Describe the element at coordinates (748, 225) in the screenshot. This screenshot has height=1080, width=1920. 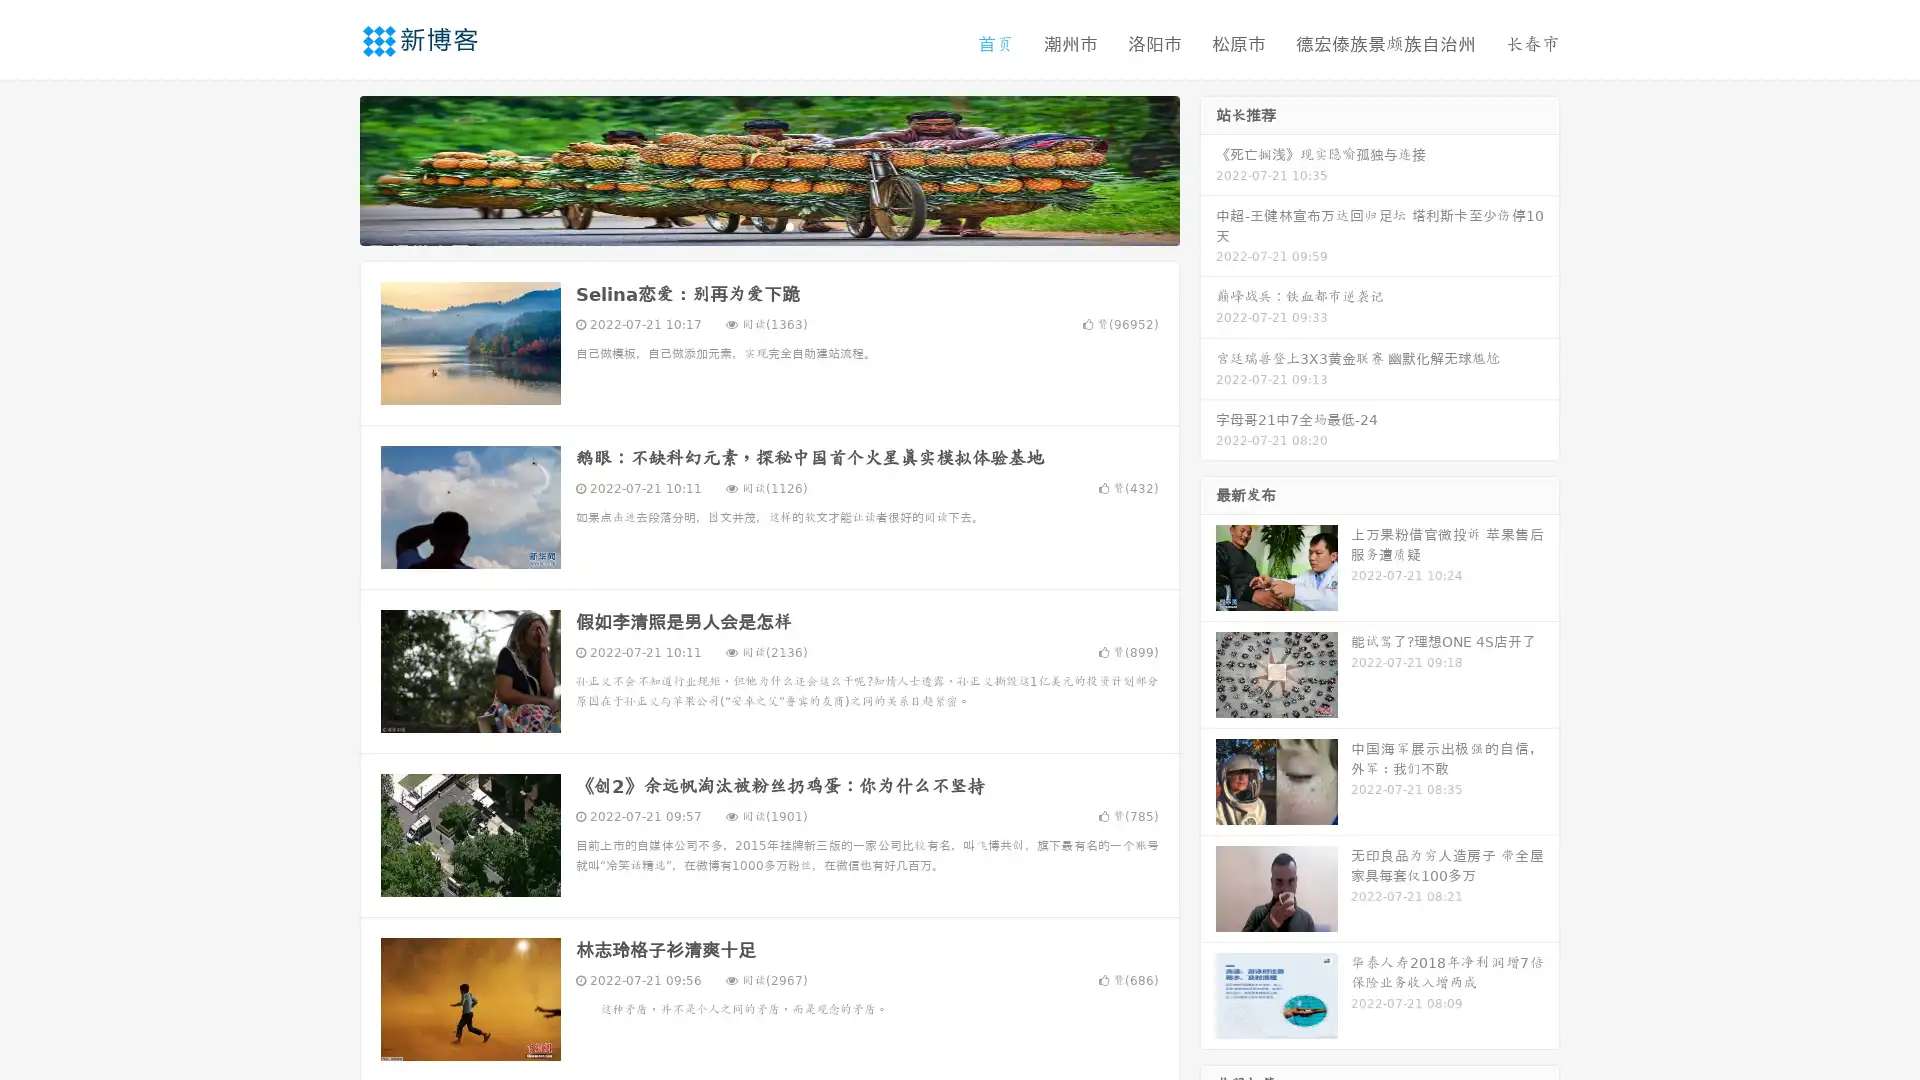
I see `Go to slide 1` at that location.